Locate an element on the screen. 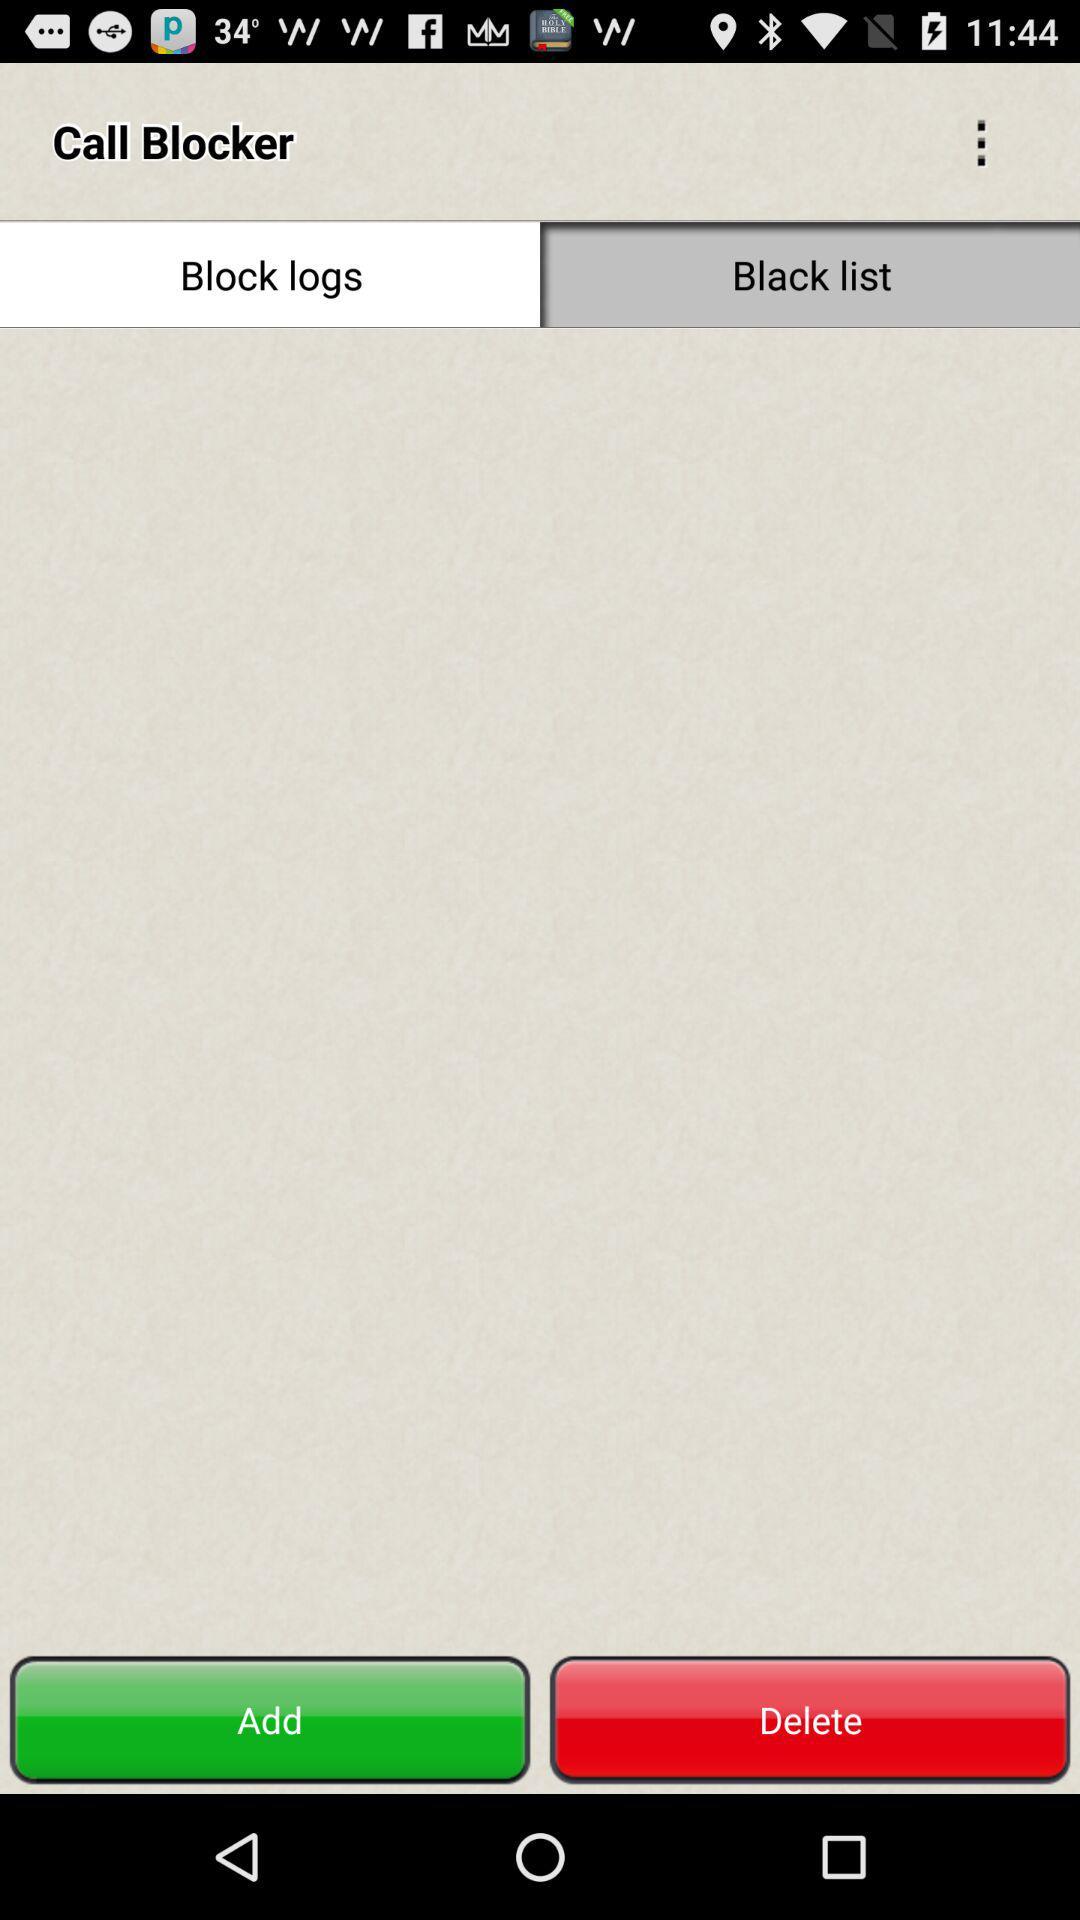  the icon next to the call blocker is located at coordinates (980, 140).